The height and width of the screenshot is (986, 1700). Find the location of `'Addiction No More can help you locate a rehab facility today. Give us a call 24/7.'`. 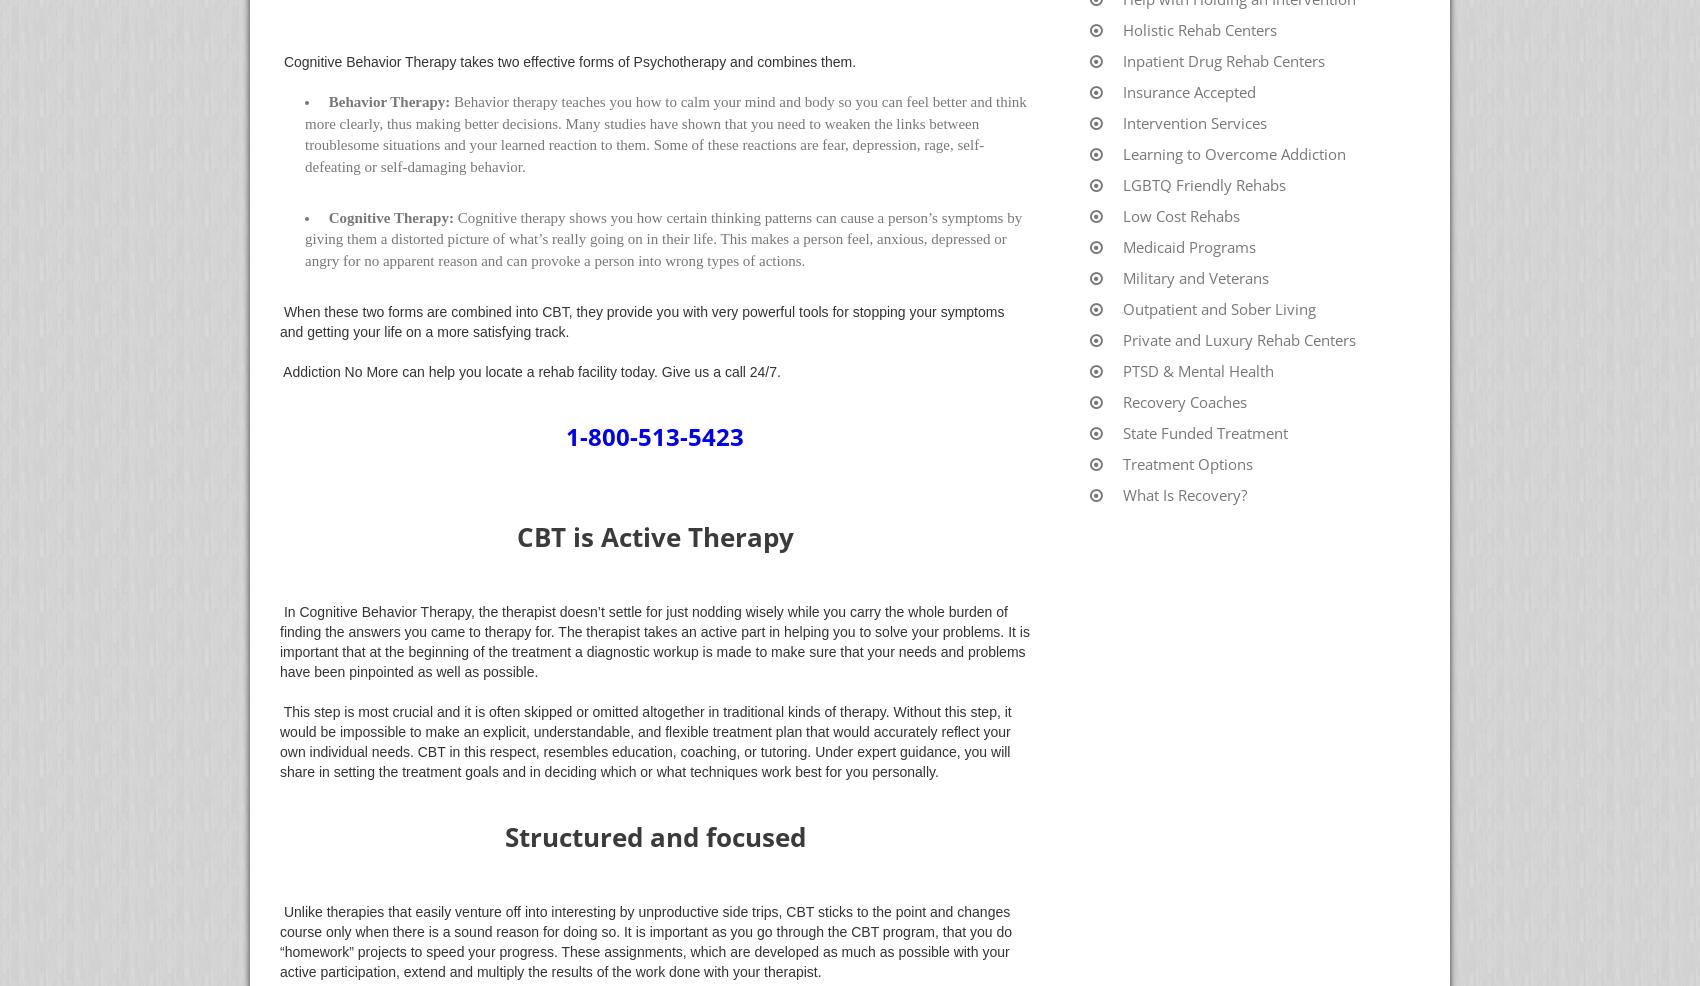

'Addiction No More can help you locate a rehab facility today. Give us a call 24/7.' is located at coordinates (532, 371).